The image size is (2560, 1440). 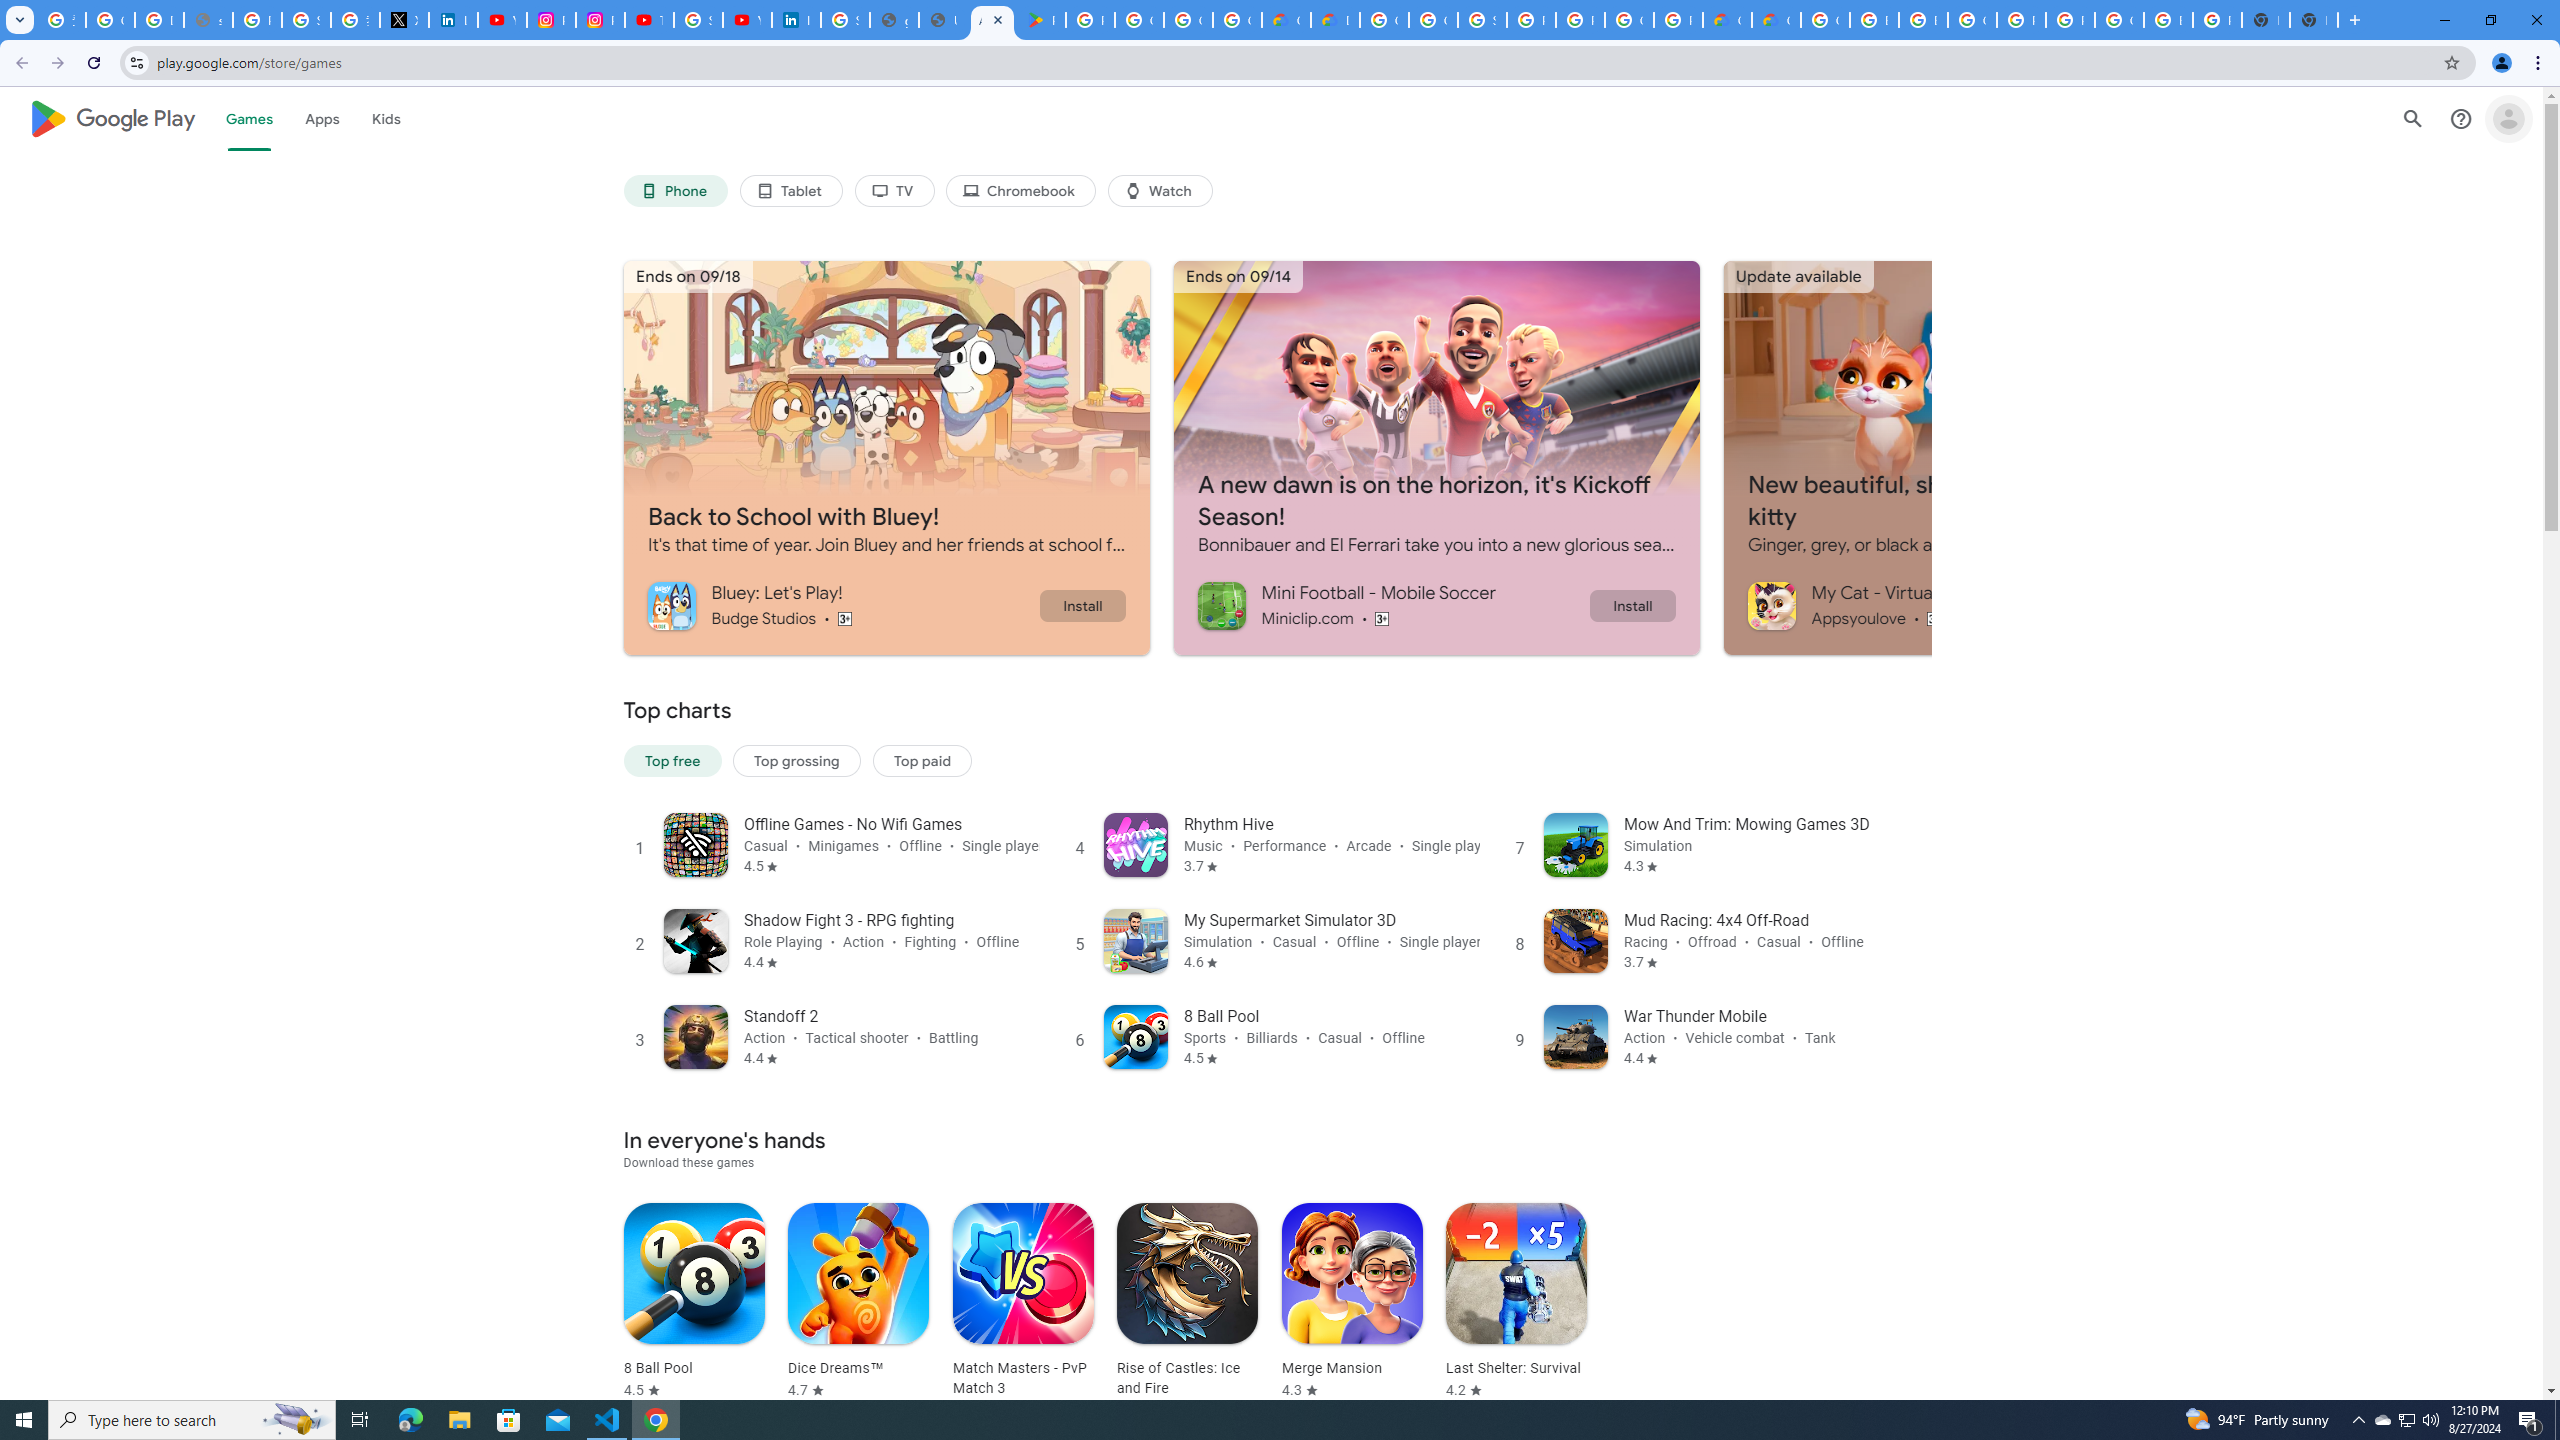 What do you see at coordinates (2507, 118) in the screenshot?
I see `'Open account menu'` at bounding box center [2507, 118].